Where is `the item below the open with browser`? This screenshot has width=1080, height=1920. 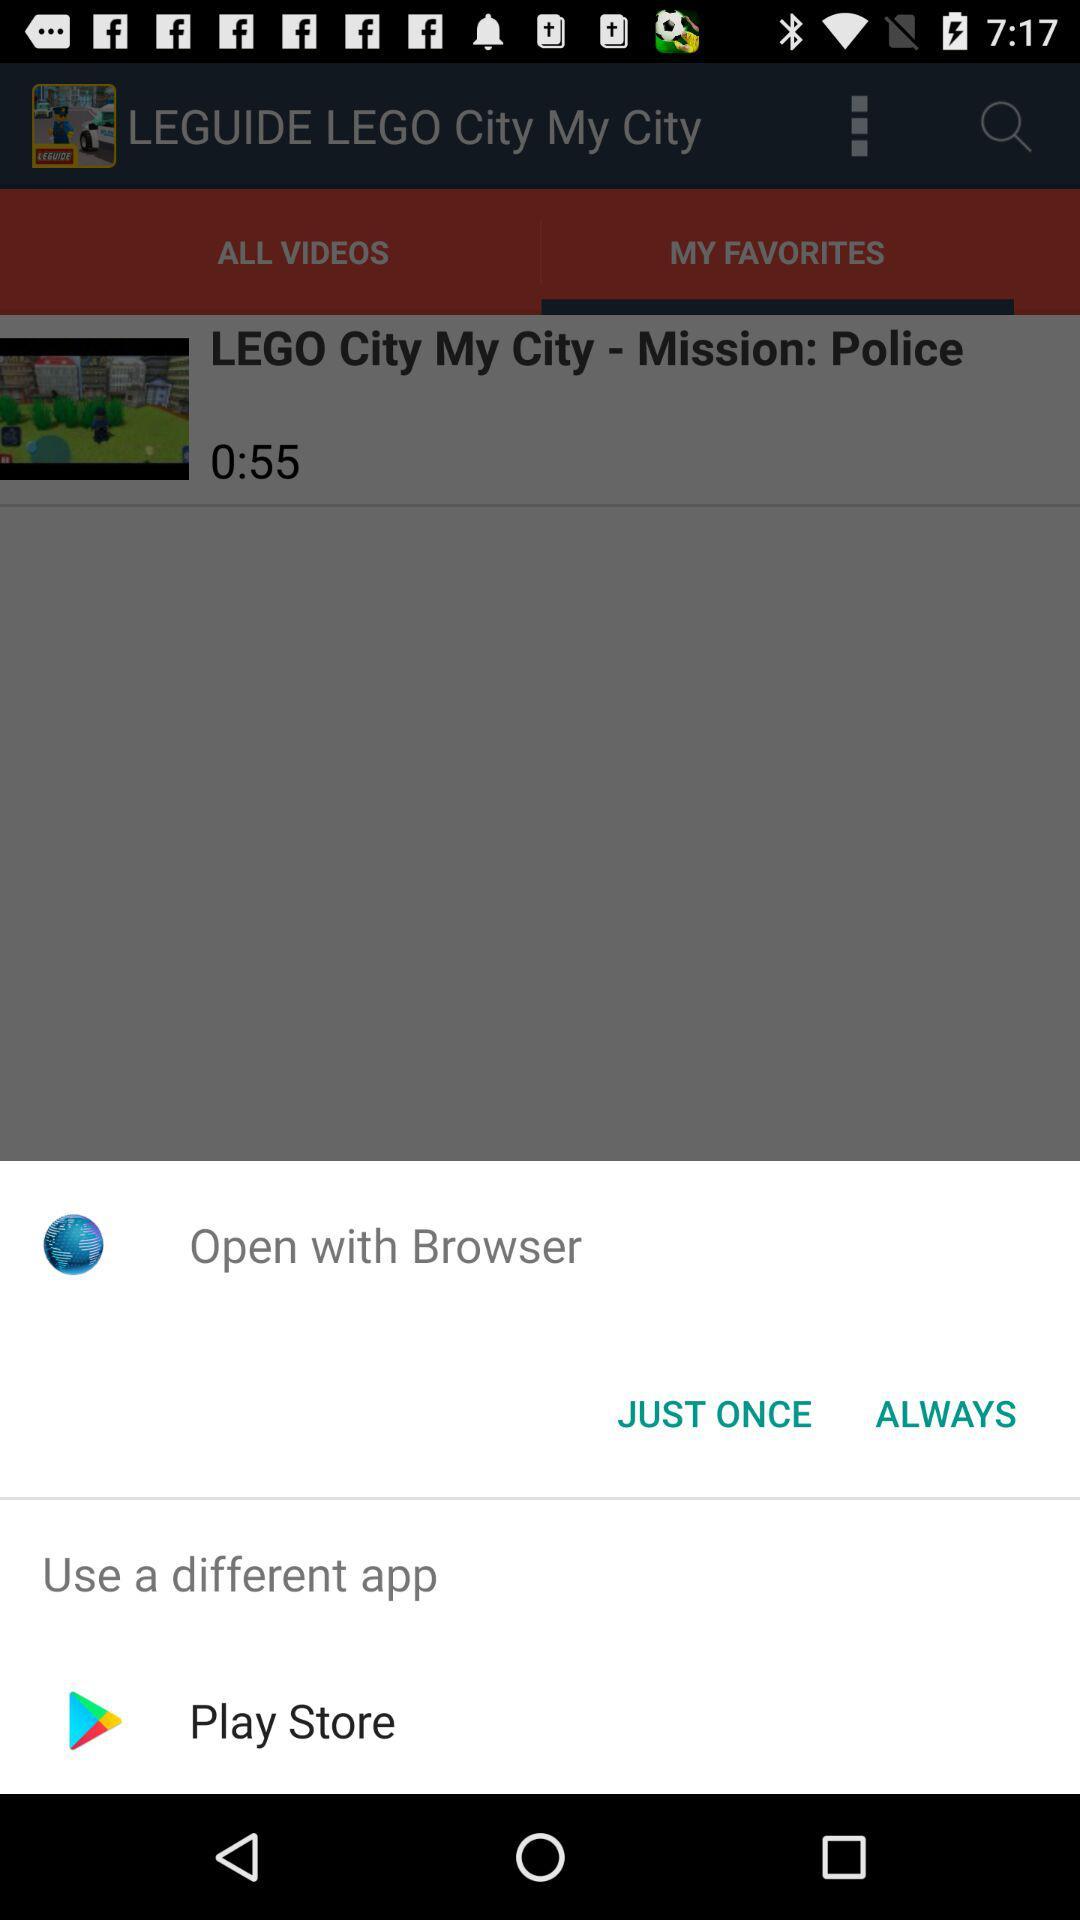
the item below the open with browser is located at coordinates (945, 1411).